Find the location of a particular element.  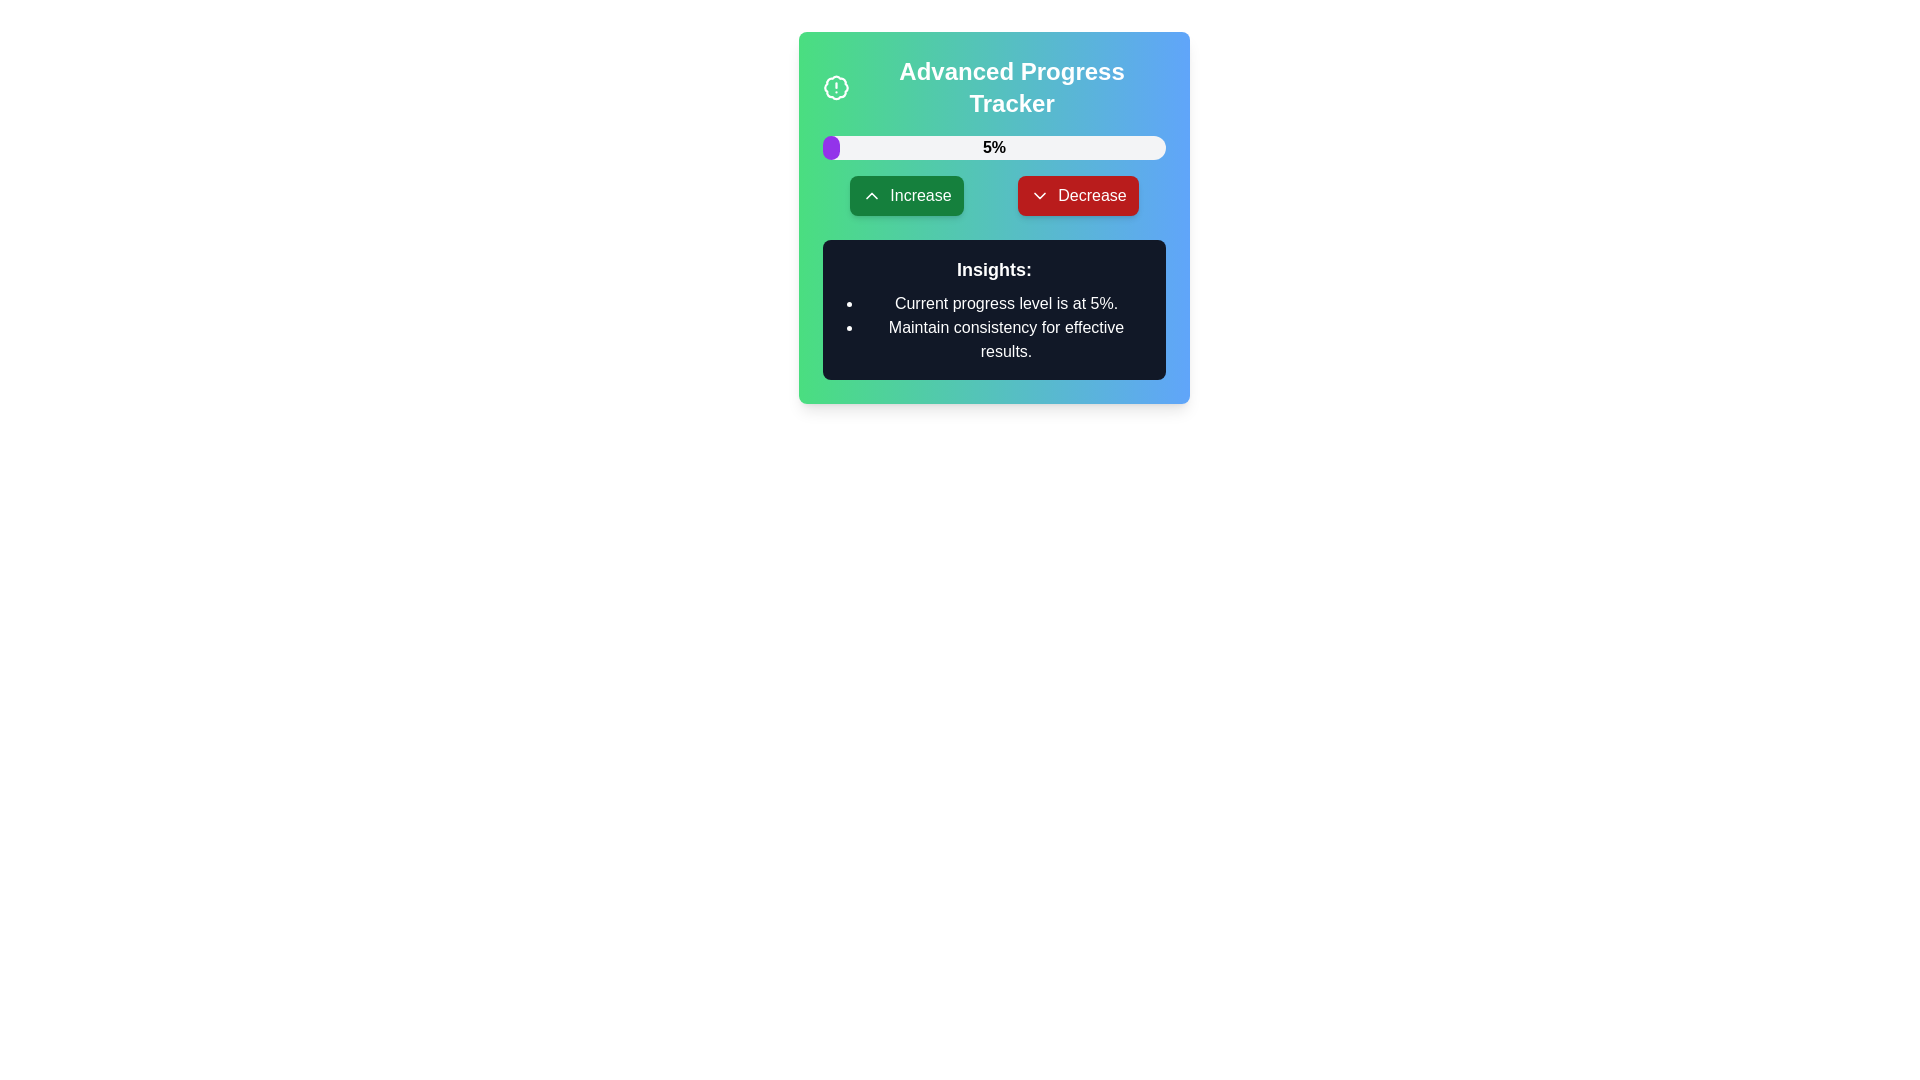

the interactive 'Decrease' button icon located towards the left side of the button, aligned with the text 'Decrease' is located at coordinates (1040, 196).